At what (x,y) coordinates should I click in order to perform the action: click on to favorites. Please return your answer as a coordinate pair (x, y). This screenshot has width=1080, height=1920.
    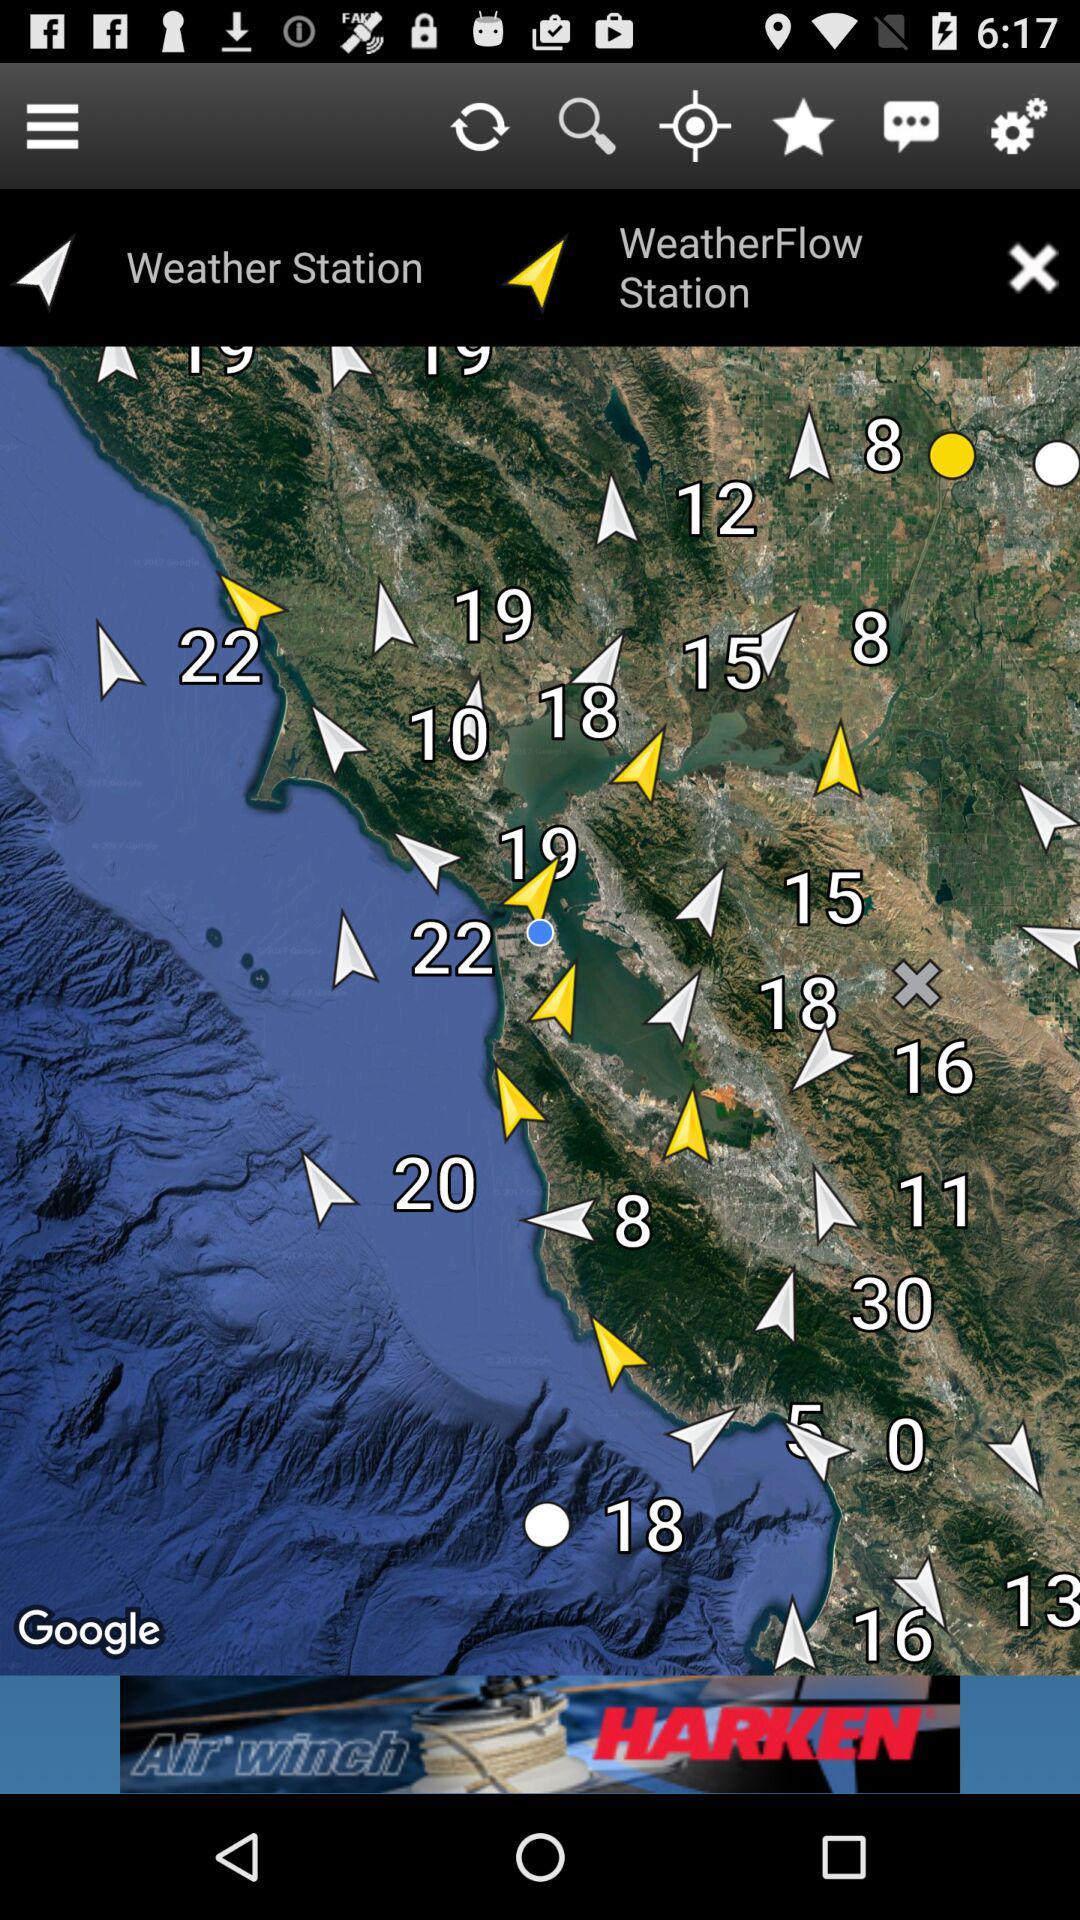
    Looking at the image, I should click on (802, 124).